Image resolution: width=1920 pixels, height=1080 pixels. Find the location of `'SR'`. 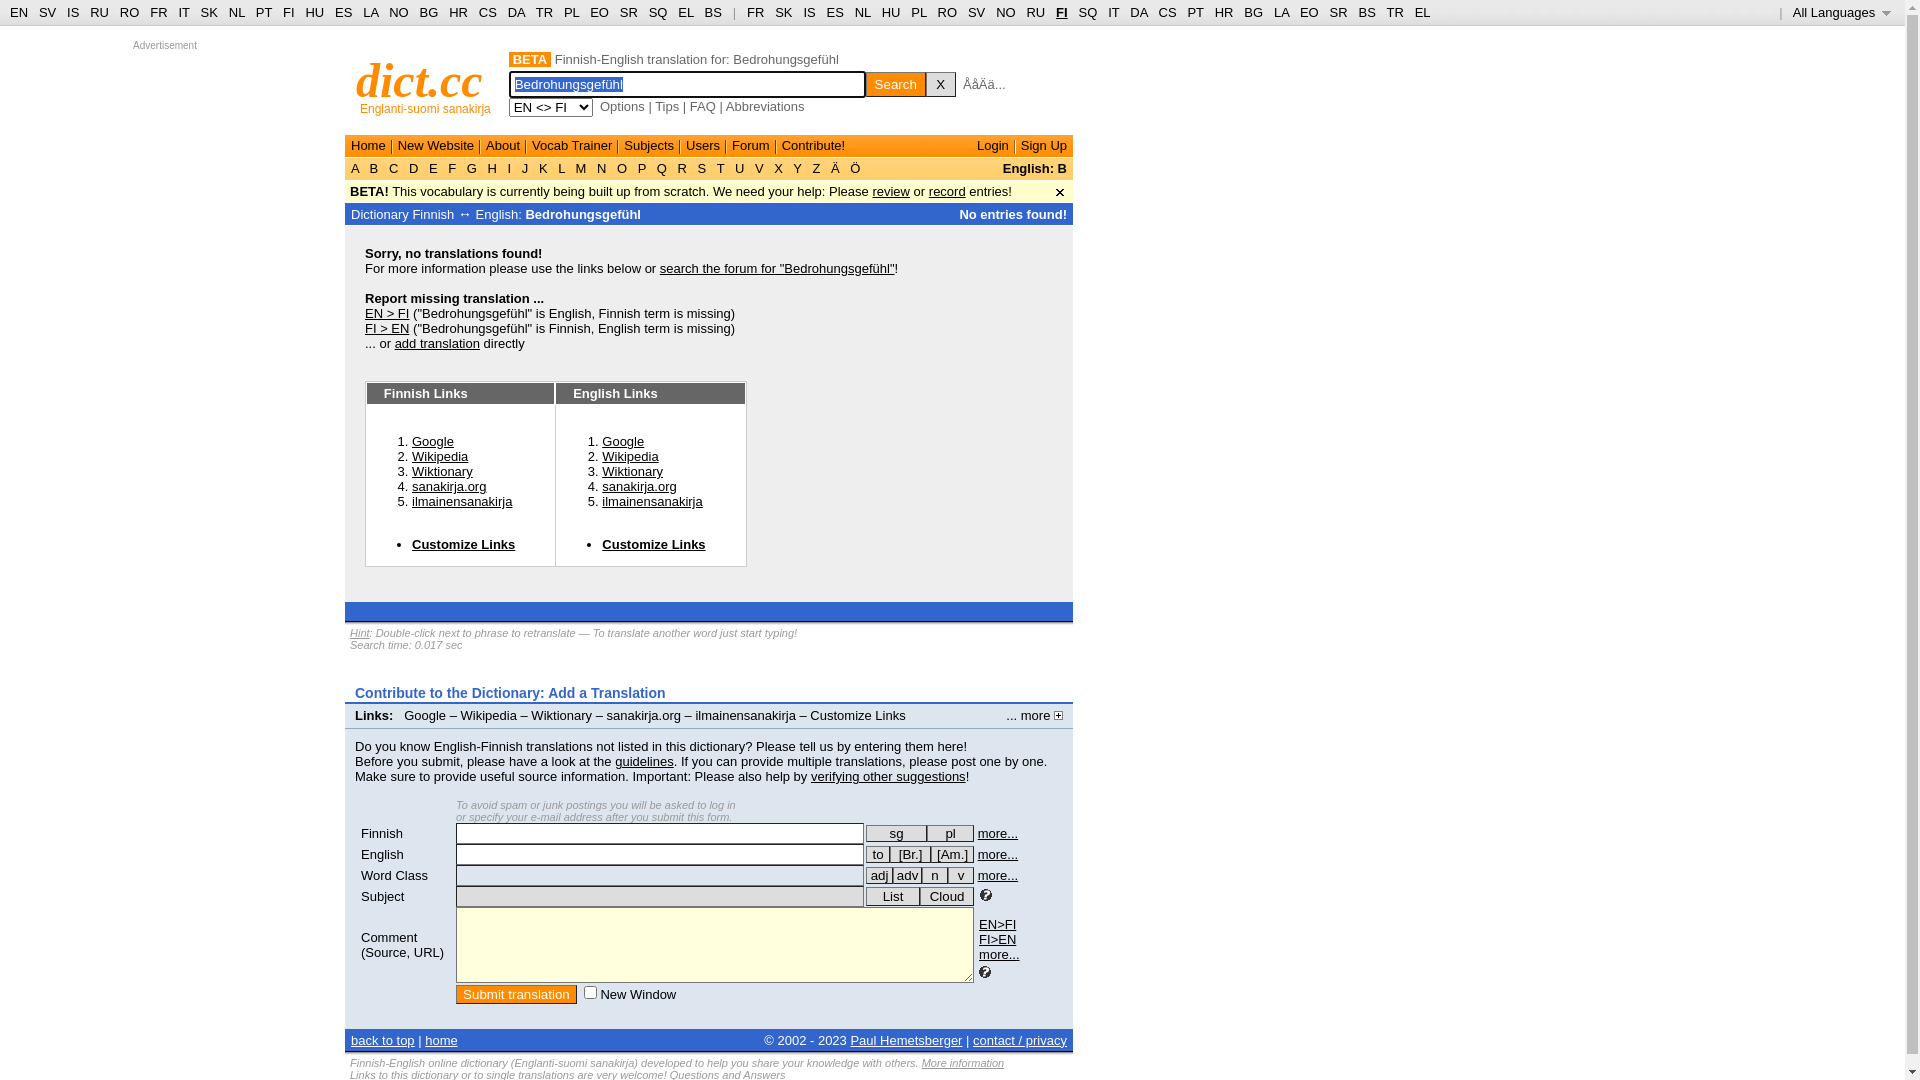

'SR' is located at coordinates (618, 12).